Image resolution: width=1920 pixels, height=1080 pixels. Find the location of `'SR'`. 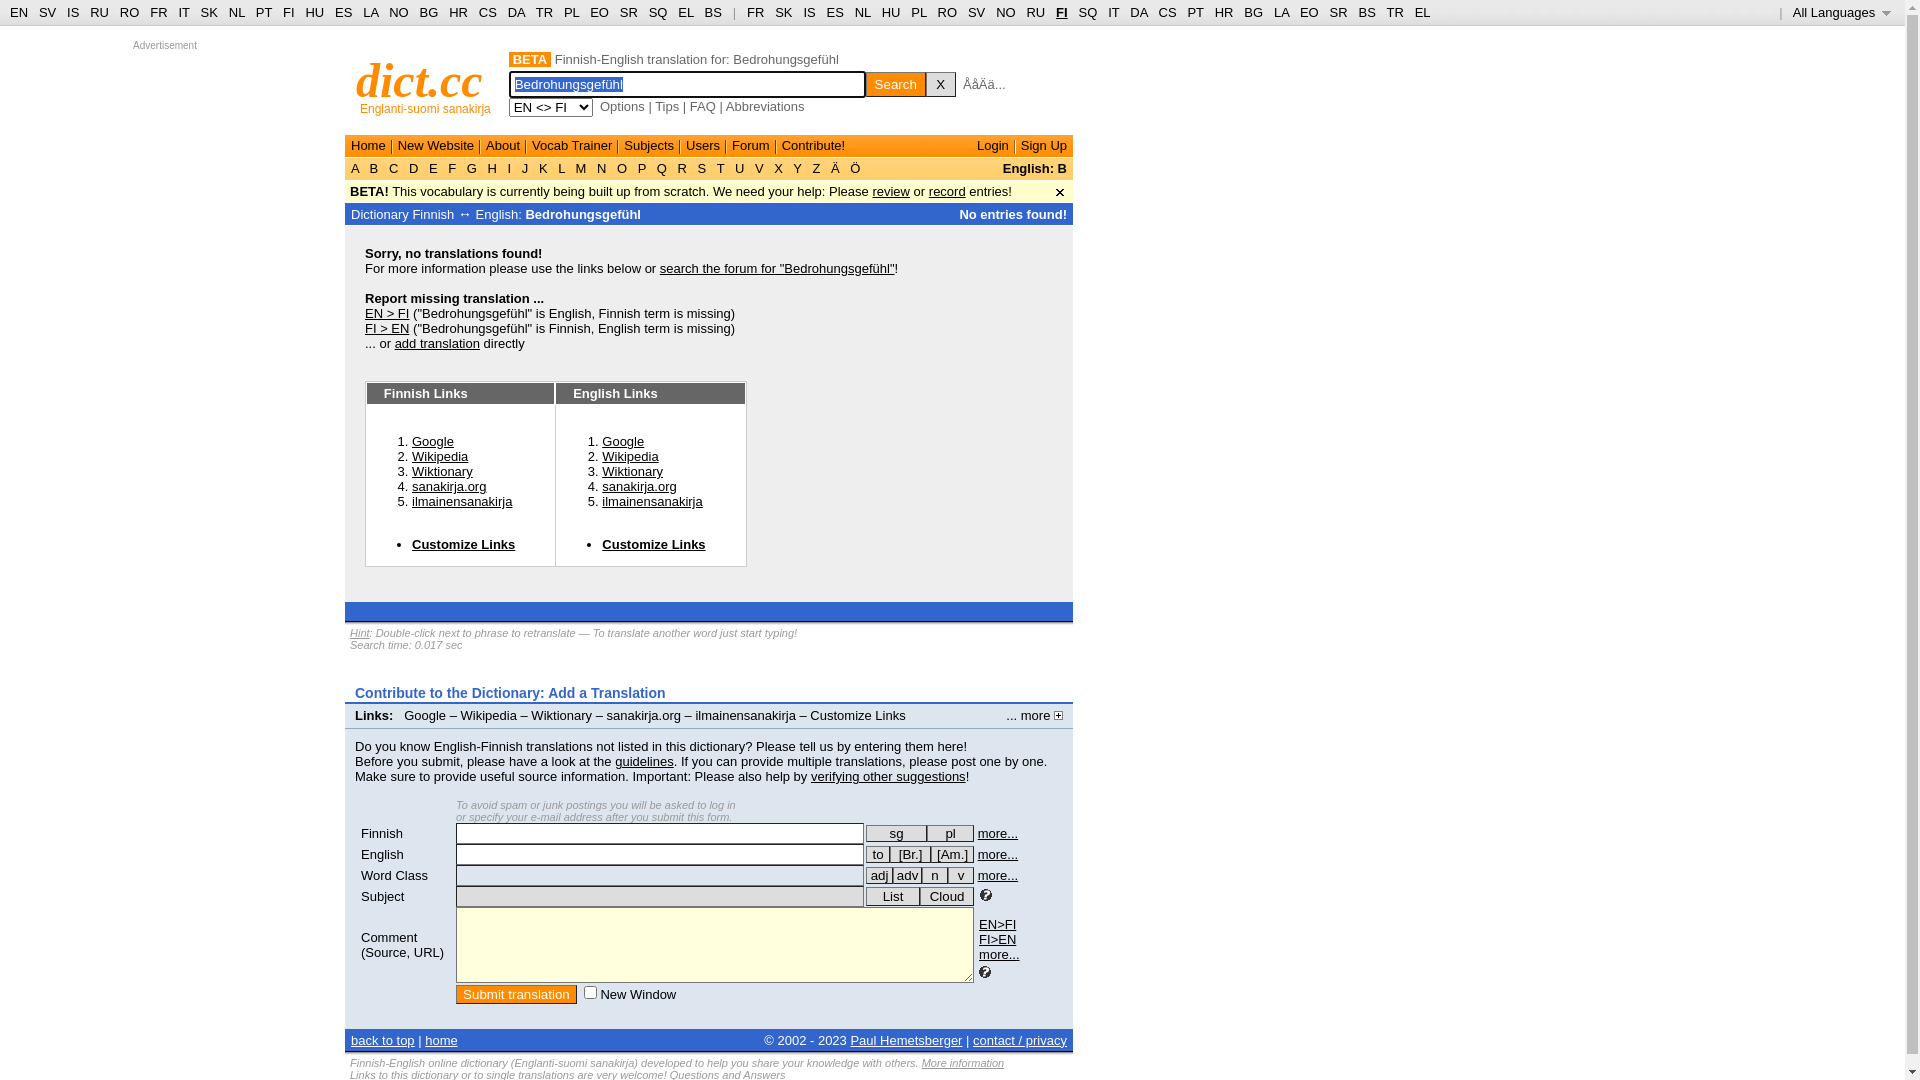

'SR' is located at coordinates (618, 12).